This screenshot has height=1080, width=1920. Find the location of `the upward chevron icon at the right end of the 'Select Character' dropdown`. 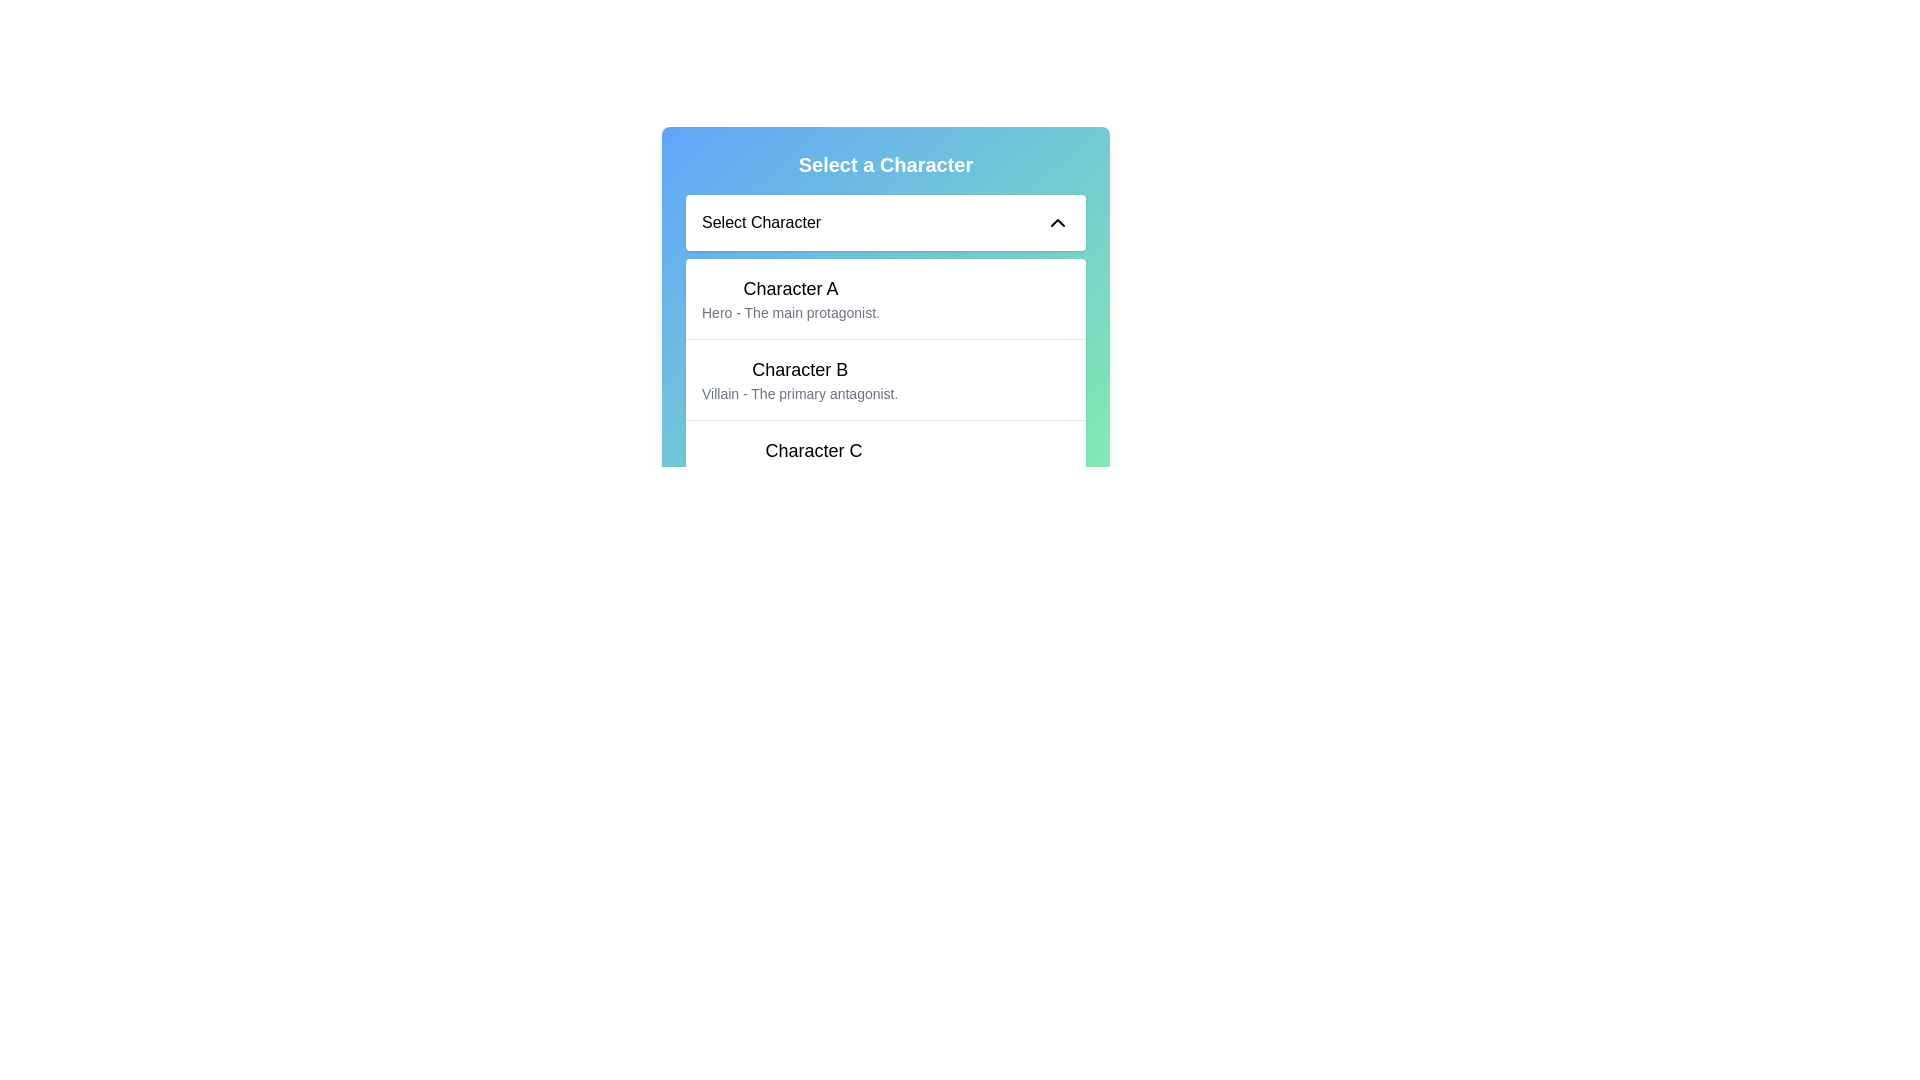

the upward chevron icon at the right end of the 'Select Character' dropdown is located at coordinates (1056, 223).